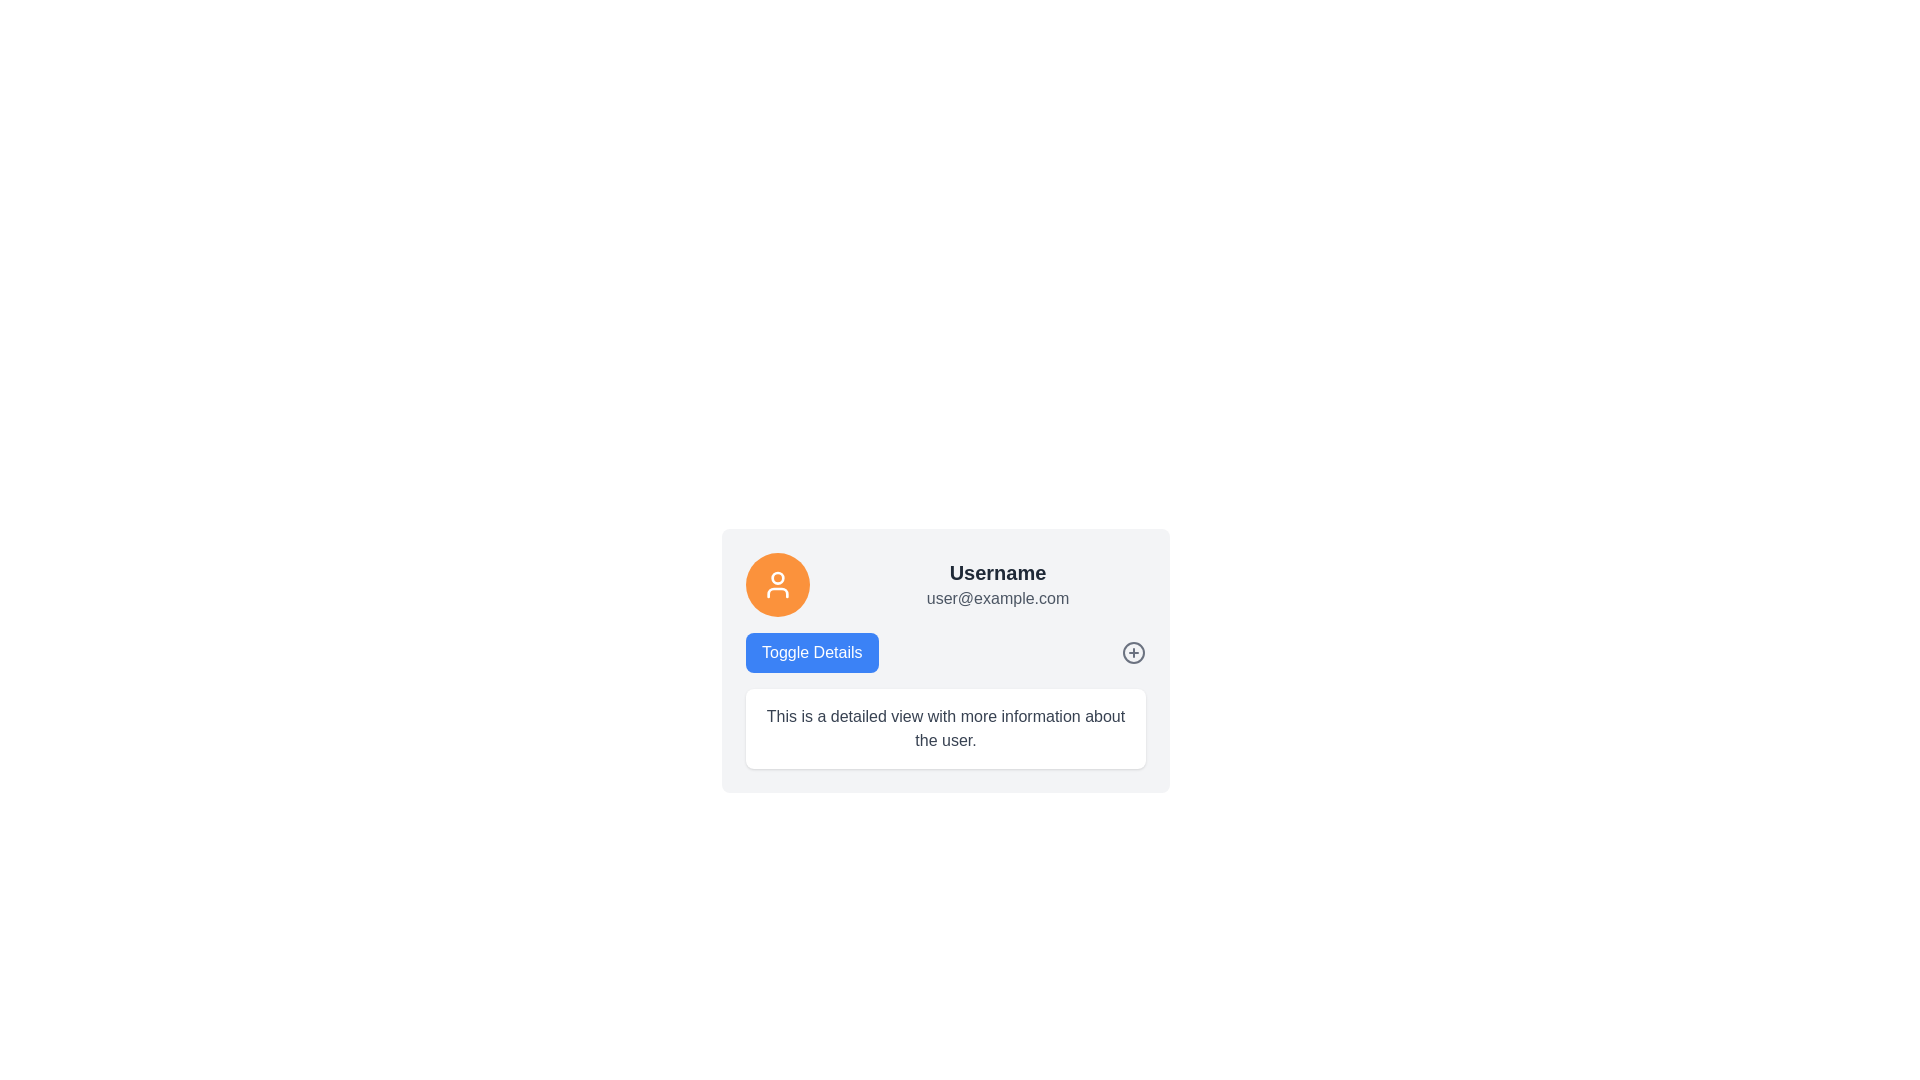 The width and height of the screenshot is (1920, 1080). What do you see at coordinates (998, 585) in the screenshot?
I see `the Text Display Component that shows 'Username' and 'user@example.com' in a white background box located in the upper-right section of the card UI layout` at bounding box center [998, 585].